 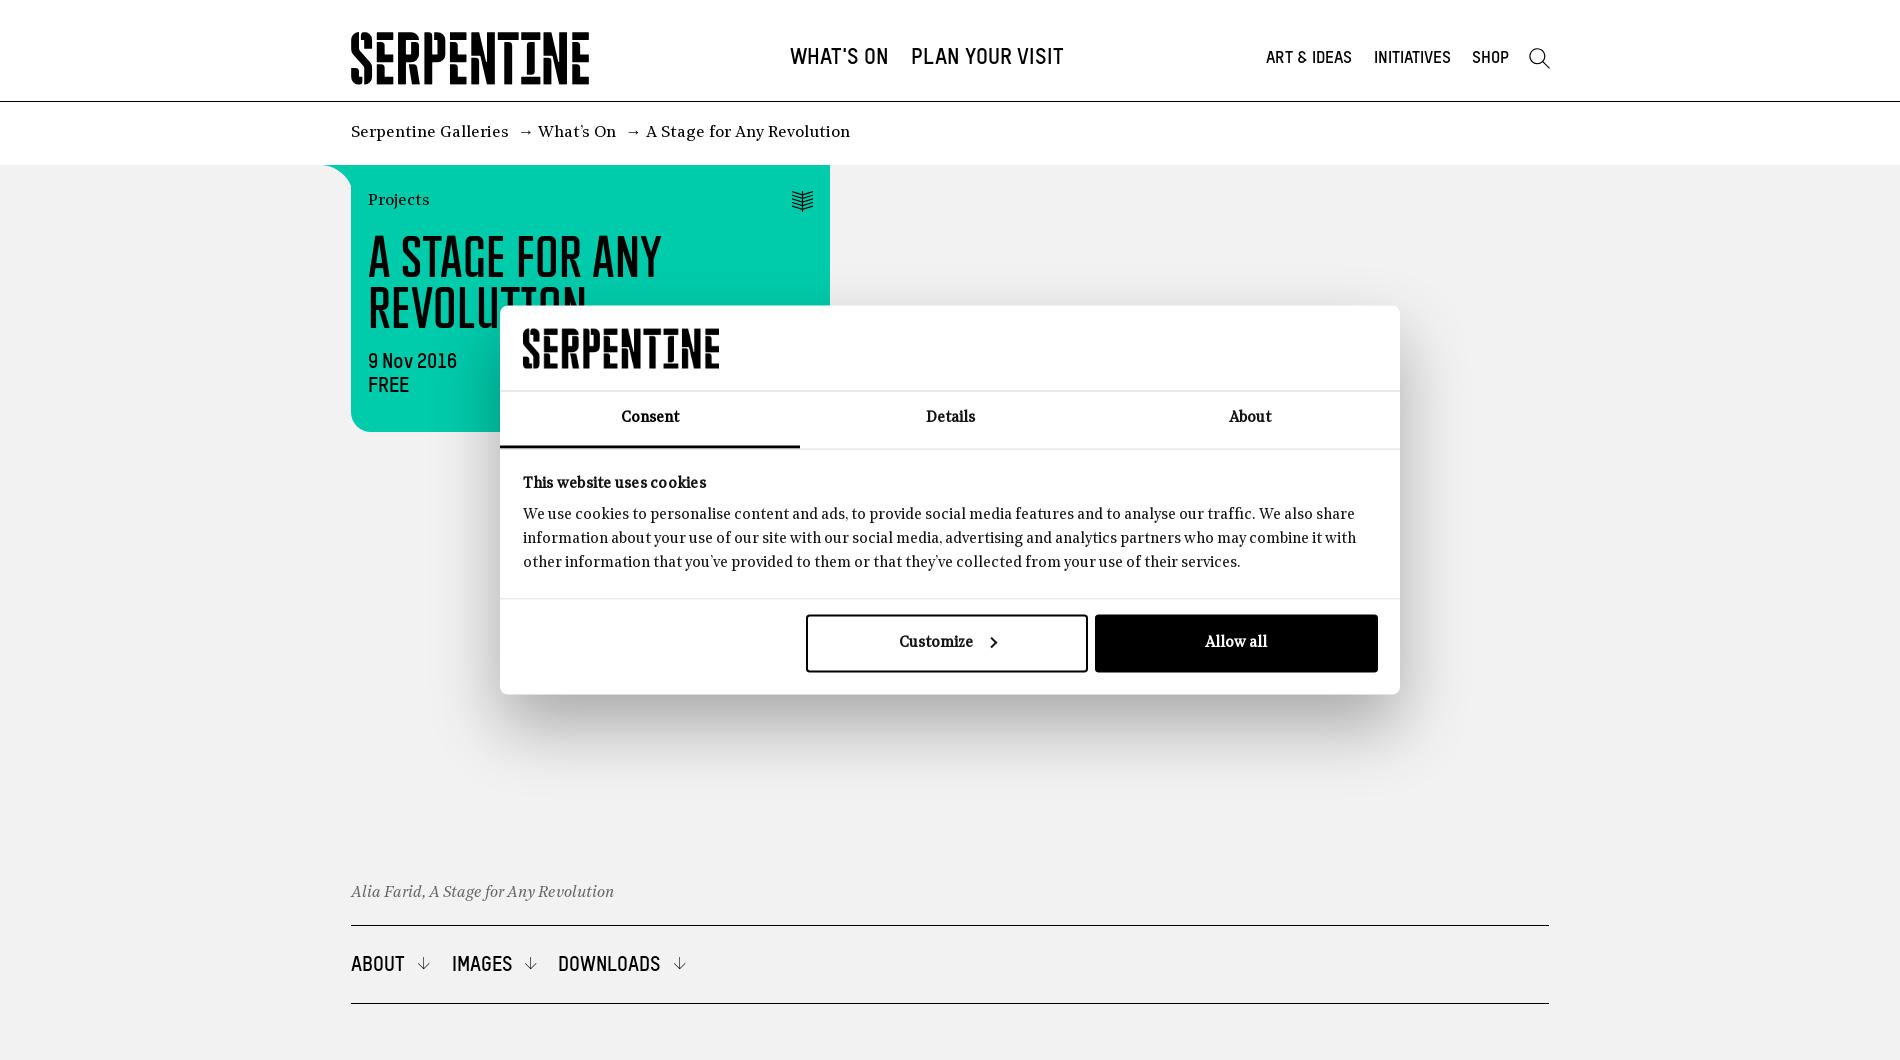 What do you see at coordinates (521, 538) in the screenshot?
I see `'We use cookies to personalise content and ads, to provide social media features and to analyse our traffic. We also share information about your use of our site with our social media, advertising and analytics partners who may combine it with other information that you’ve provided to them or that they’ve collected from your use of their services.'` at bounding box center [521, 538].